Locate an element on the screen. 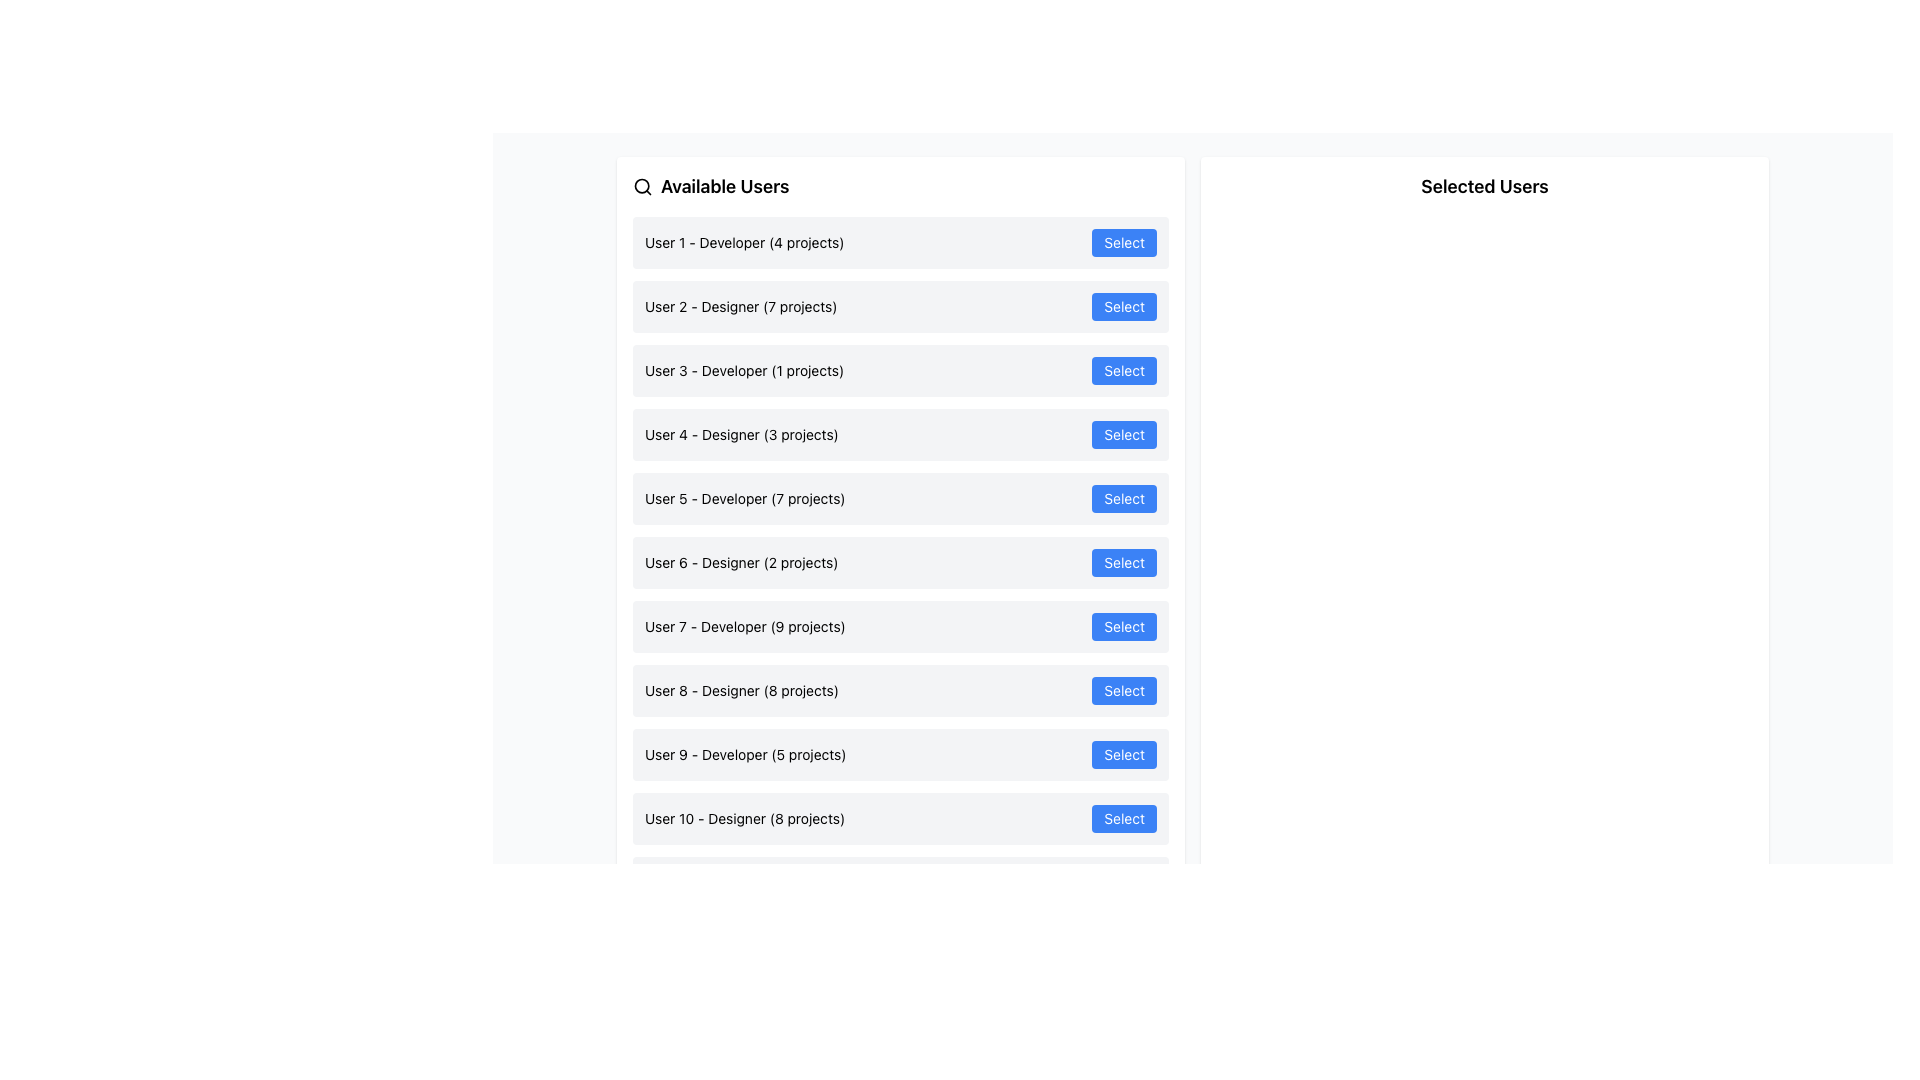  the label displaying 'User 10 - Designer (8 projects)' in the 'Available Users' section, which is the left-aligned description of the tenth entry in the list is located at coordinates (744, 818).